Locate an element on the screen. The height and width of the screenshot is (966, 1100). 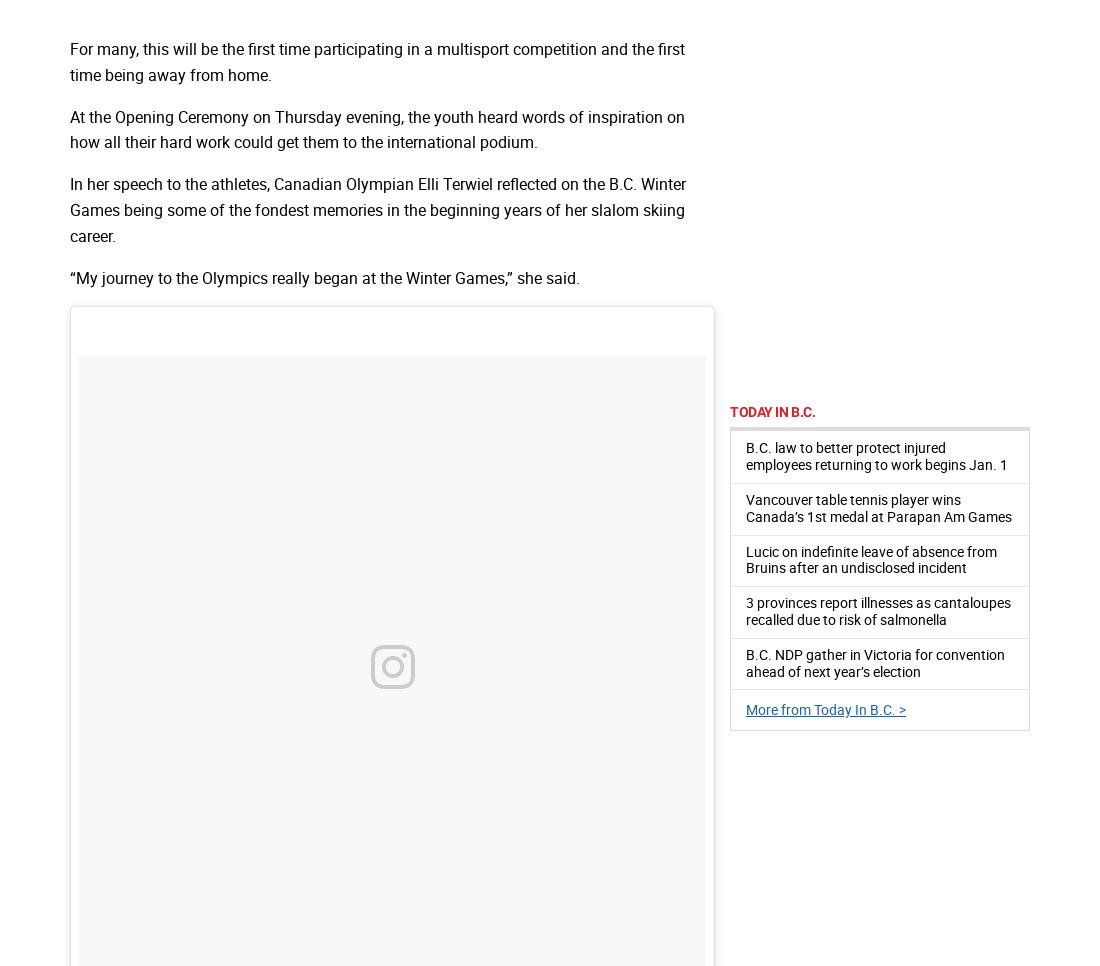
'At the Opening Ceremony on Thursday evening, the youth heard words of inspiration on how all their hard work could get them to the international podium.' is located at coordinates (377, 128).